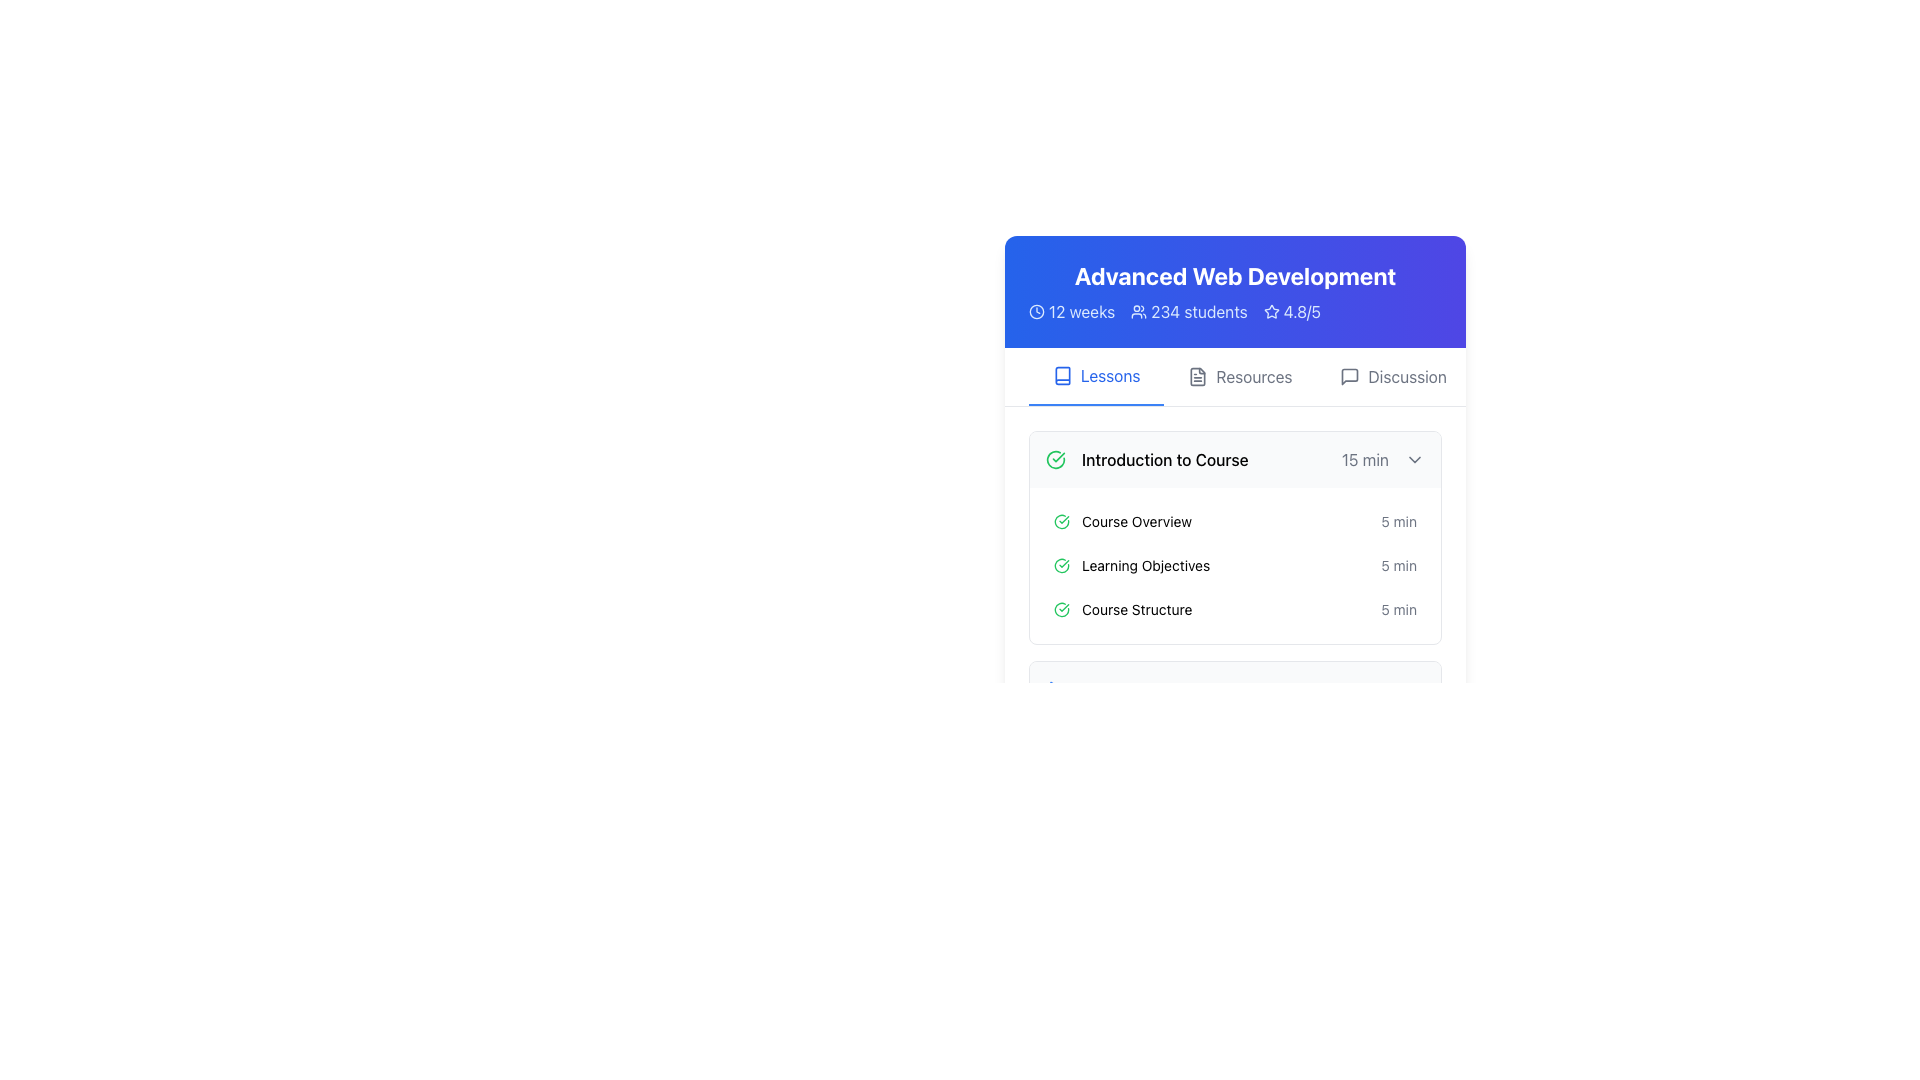 The height and width of the screenshot is (1080, 1920). I want to click on the topmost selectable list item labeled 'Introduction to Course', so click(1234, 459).